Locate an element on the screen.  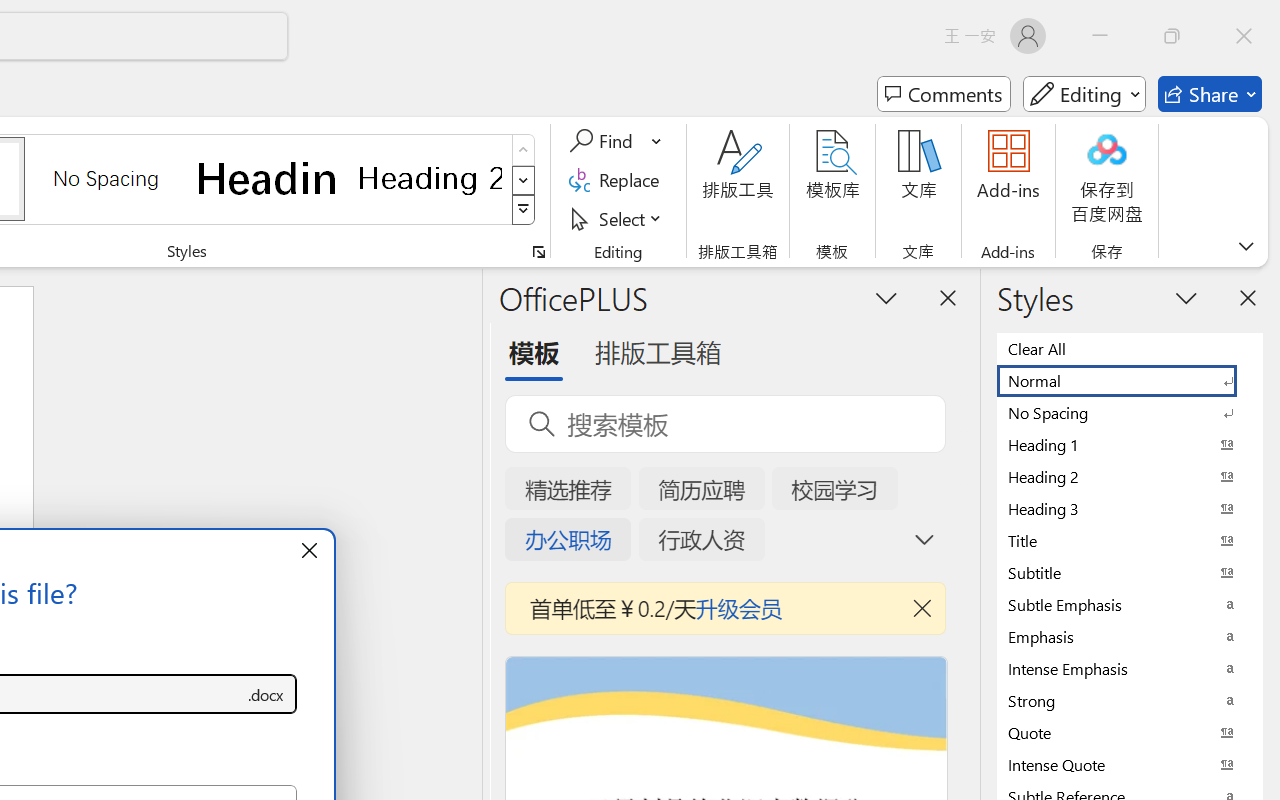
'Intense Emphasis' is located at coordinates (1130, 668).